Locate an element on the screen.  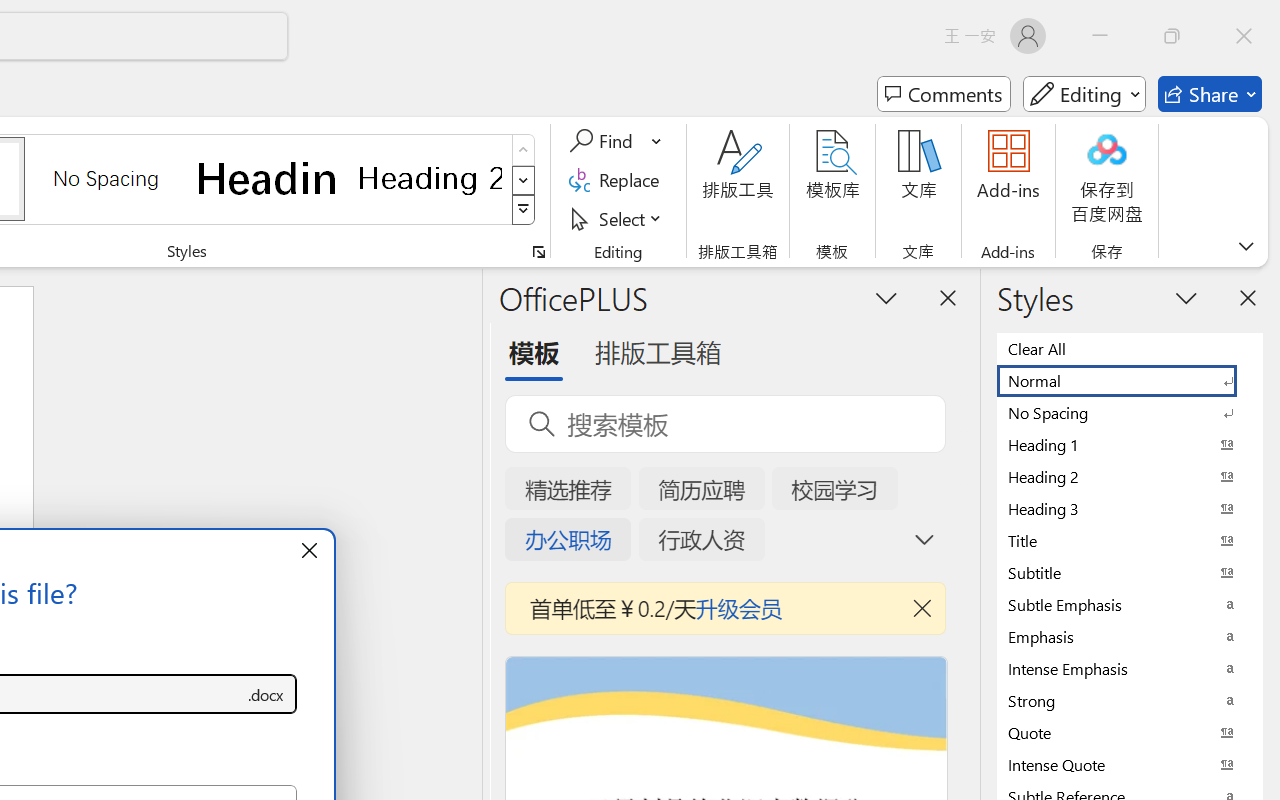
'Intense Emphasis' is located at coordinates (1130, 668).